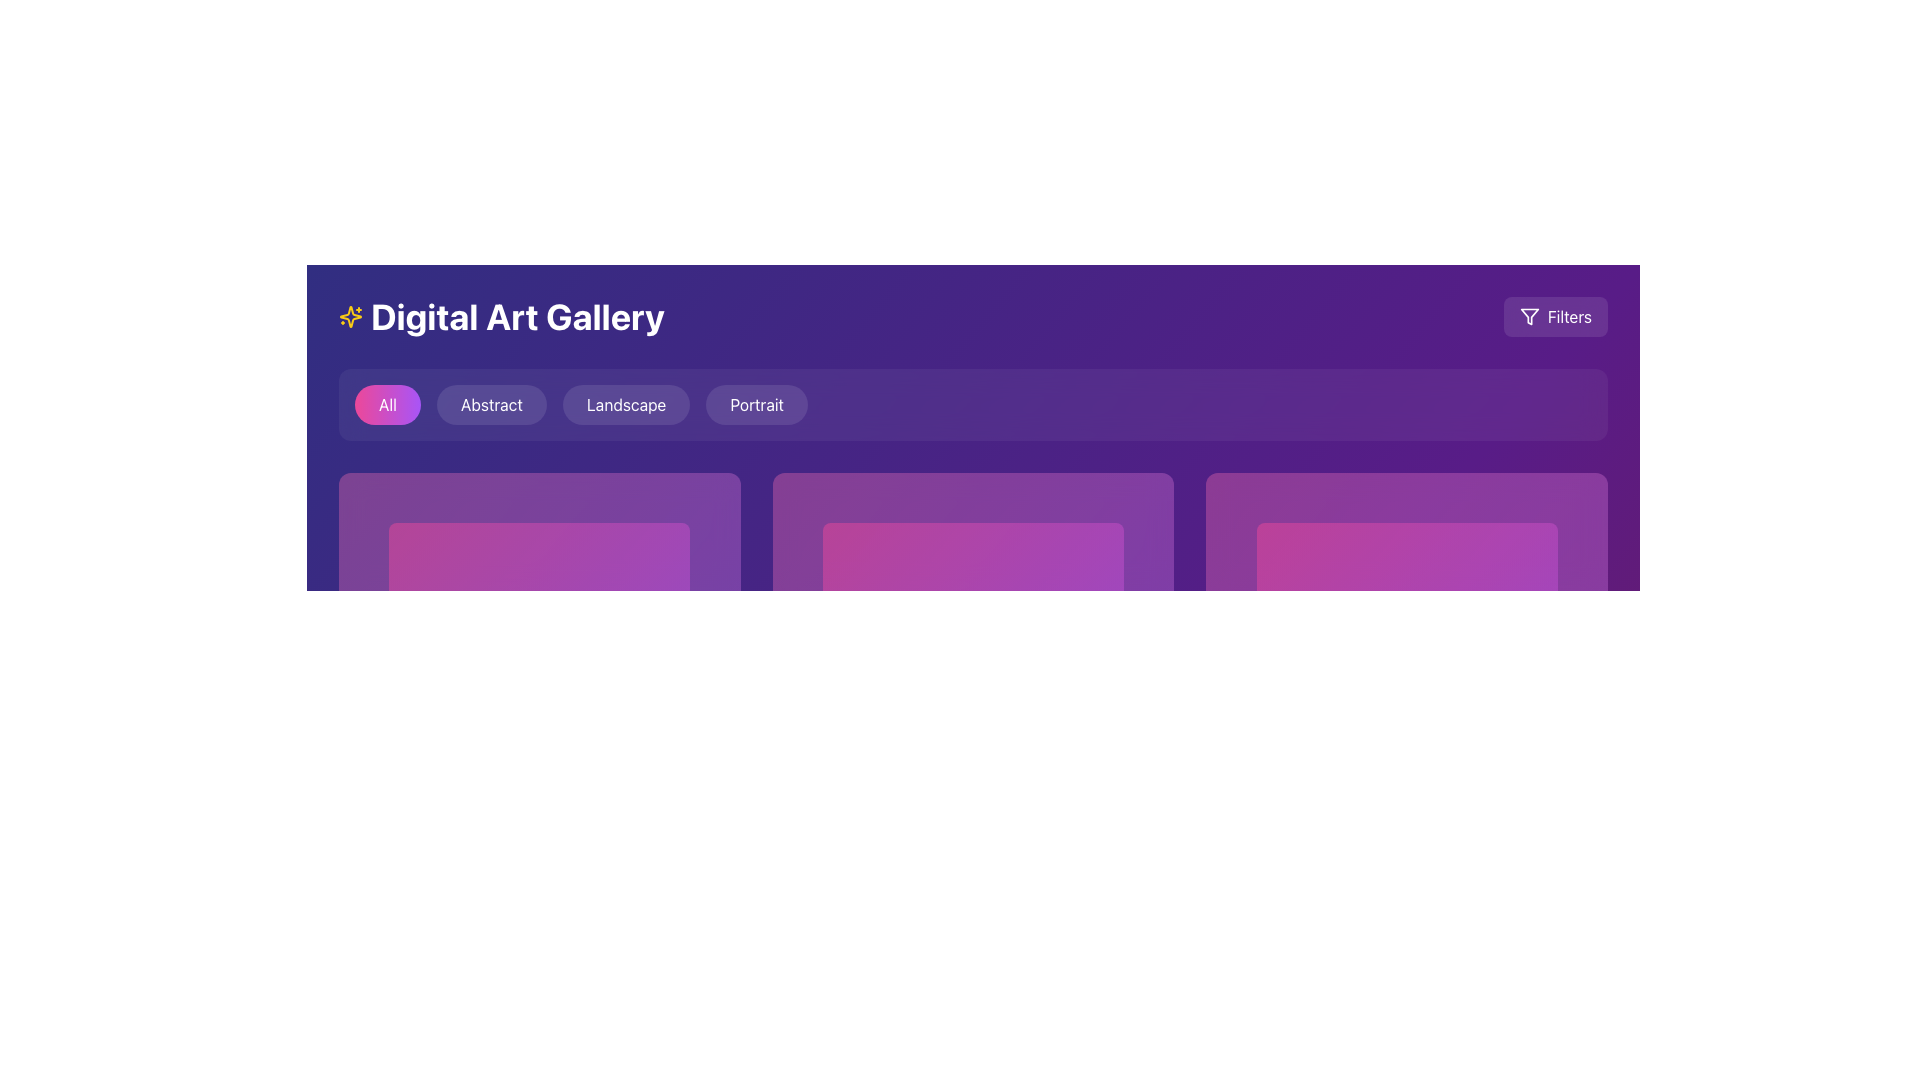 This screenshot has width=1920, height=1080. I want to click on the decorative icon located to the immediate left of the 'Digital Art Gallery' title in the header section, so click(350, 315).